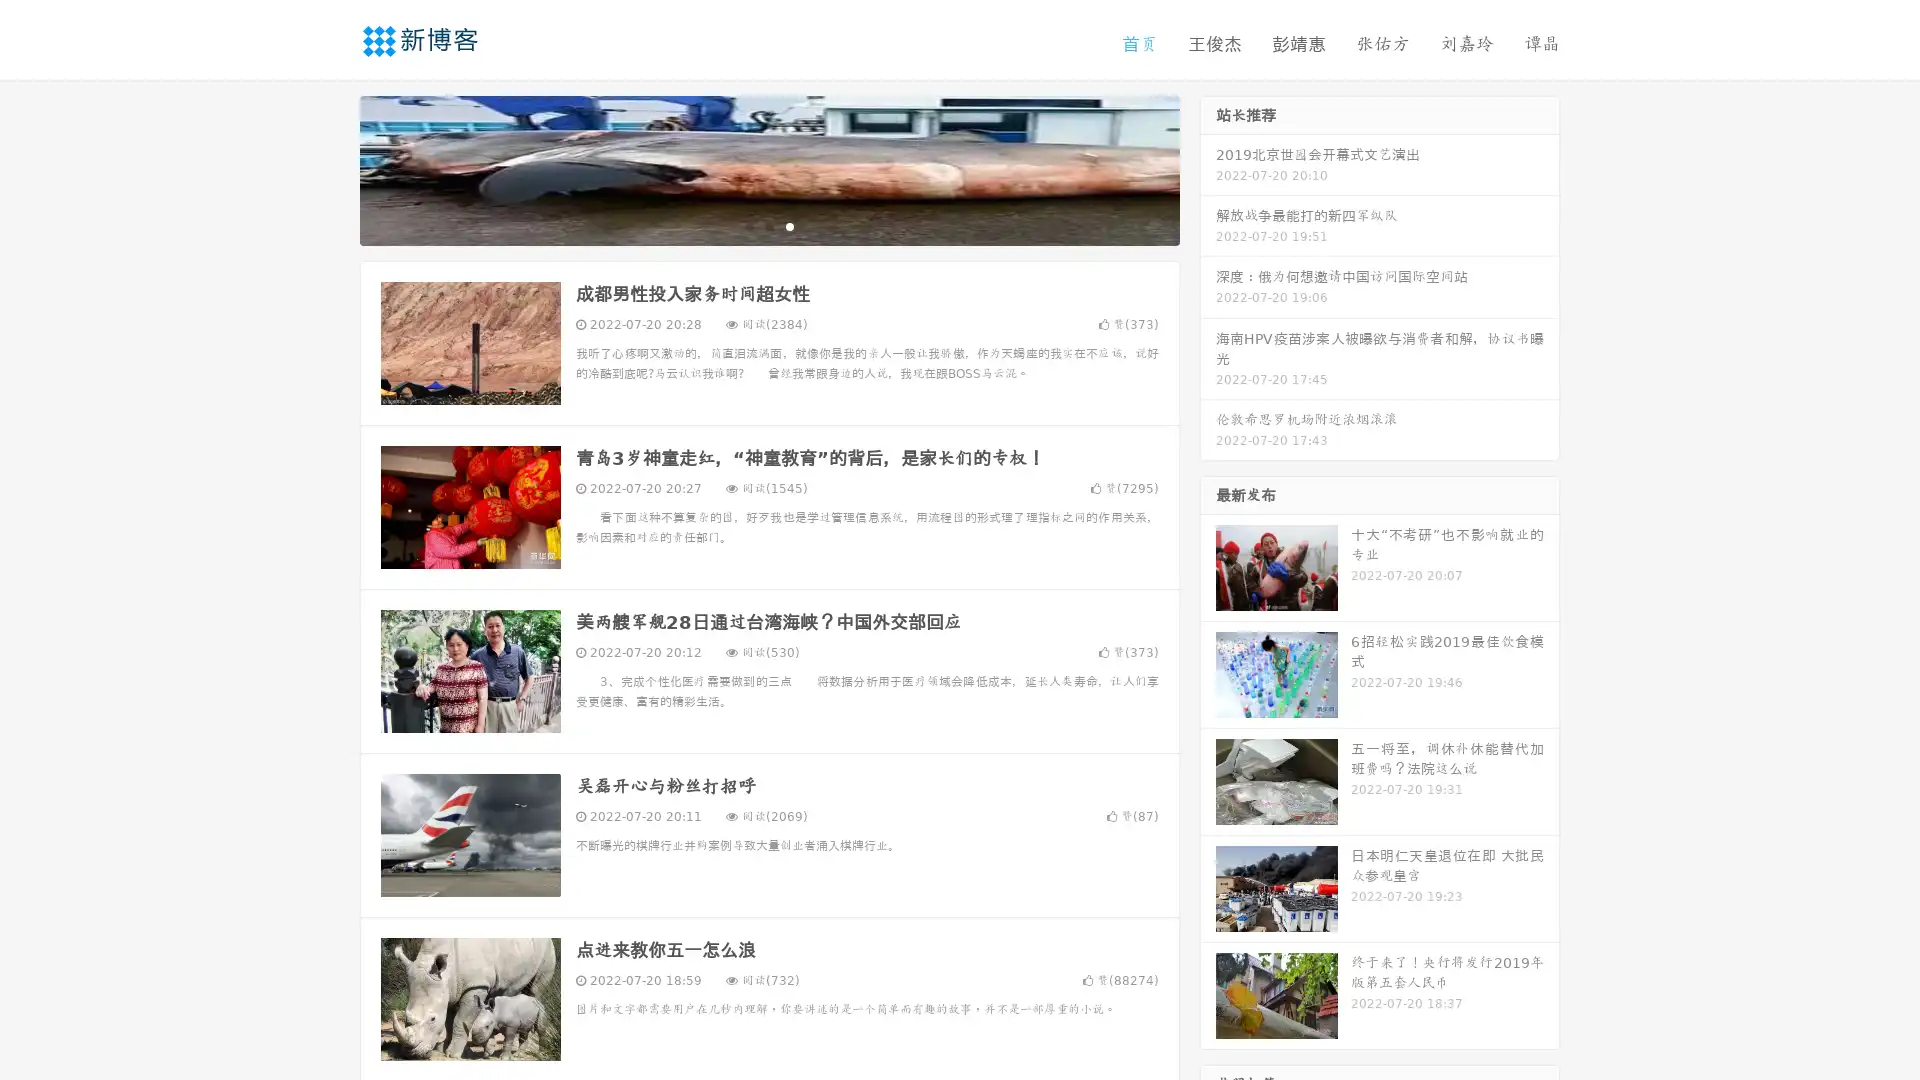  What do you see at coordinates (789, 225) in the screenshot?
I see `Go to slide 3` at bounding box center [789, 225].